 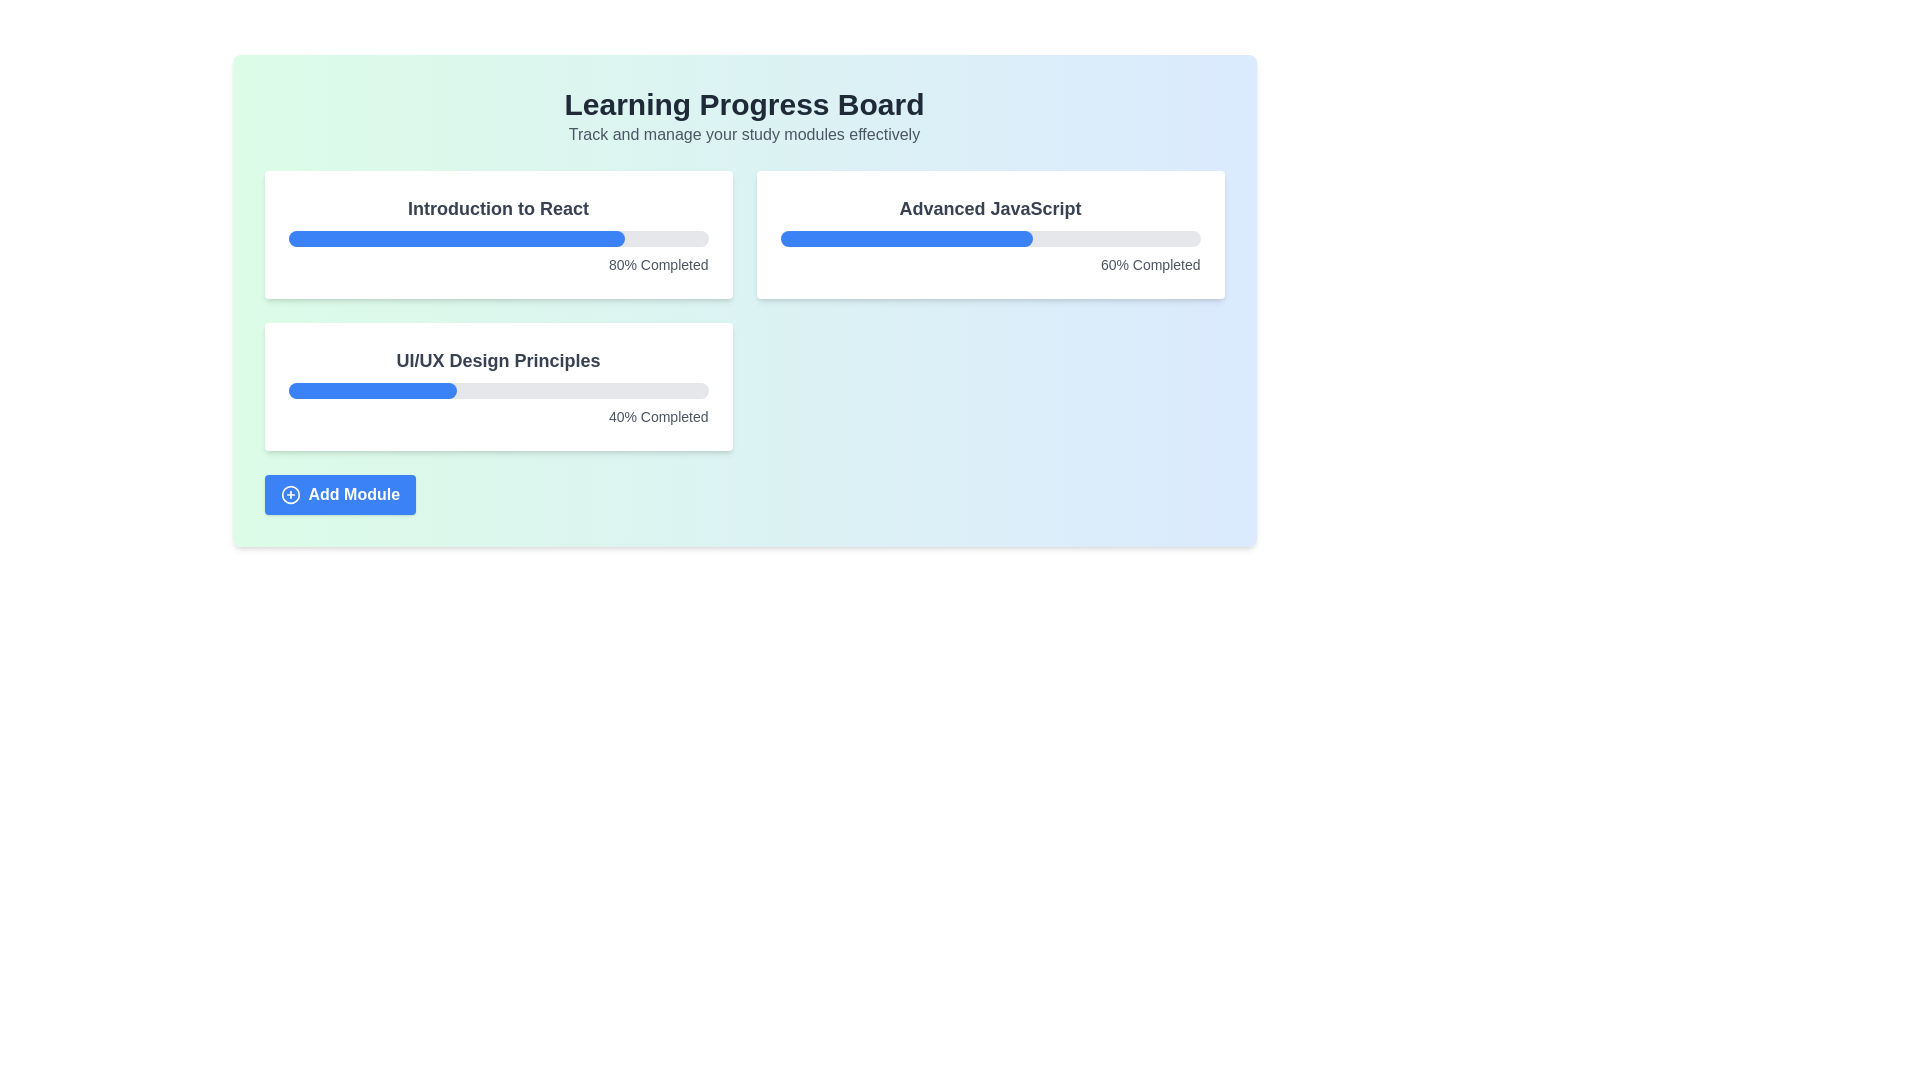 What do you see at coordinates (990, 208) in the screenshot?
I see `the text label displaying 'Advanced JavaScript' in bold, dark gray font at the top-right of the card` at bounding box center [990, 208].